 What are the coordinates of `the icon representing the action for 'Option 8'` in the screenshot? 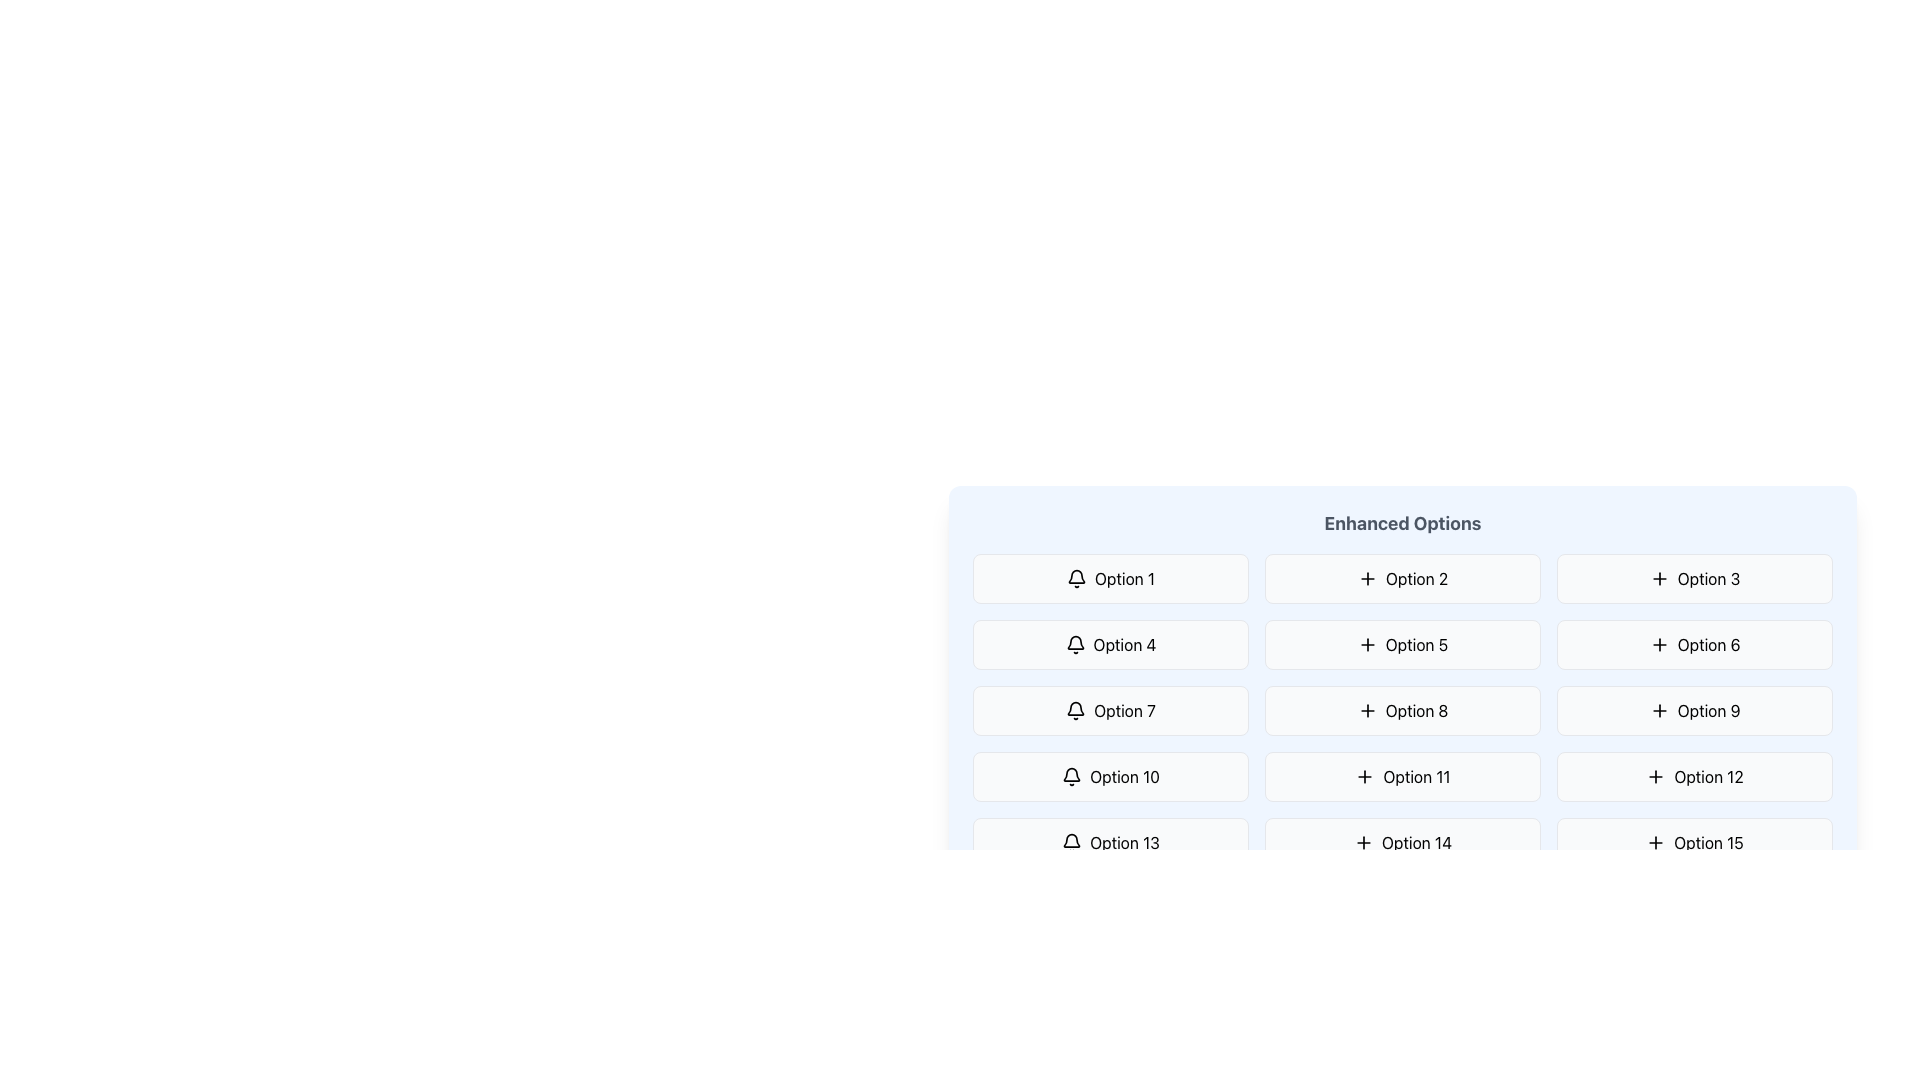 It's located at (1366, 709).